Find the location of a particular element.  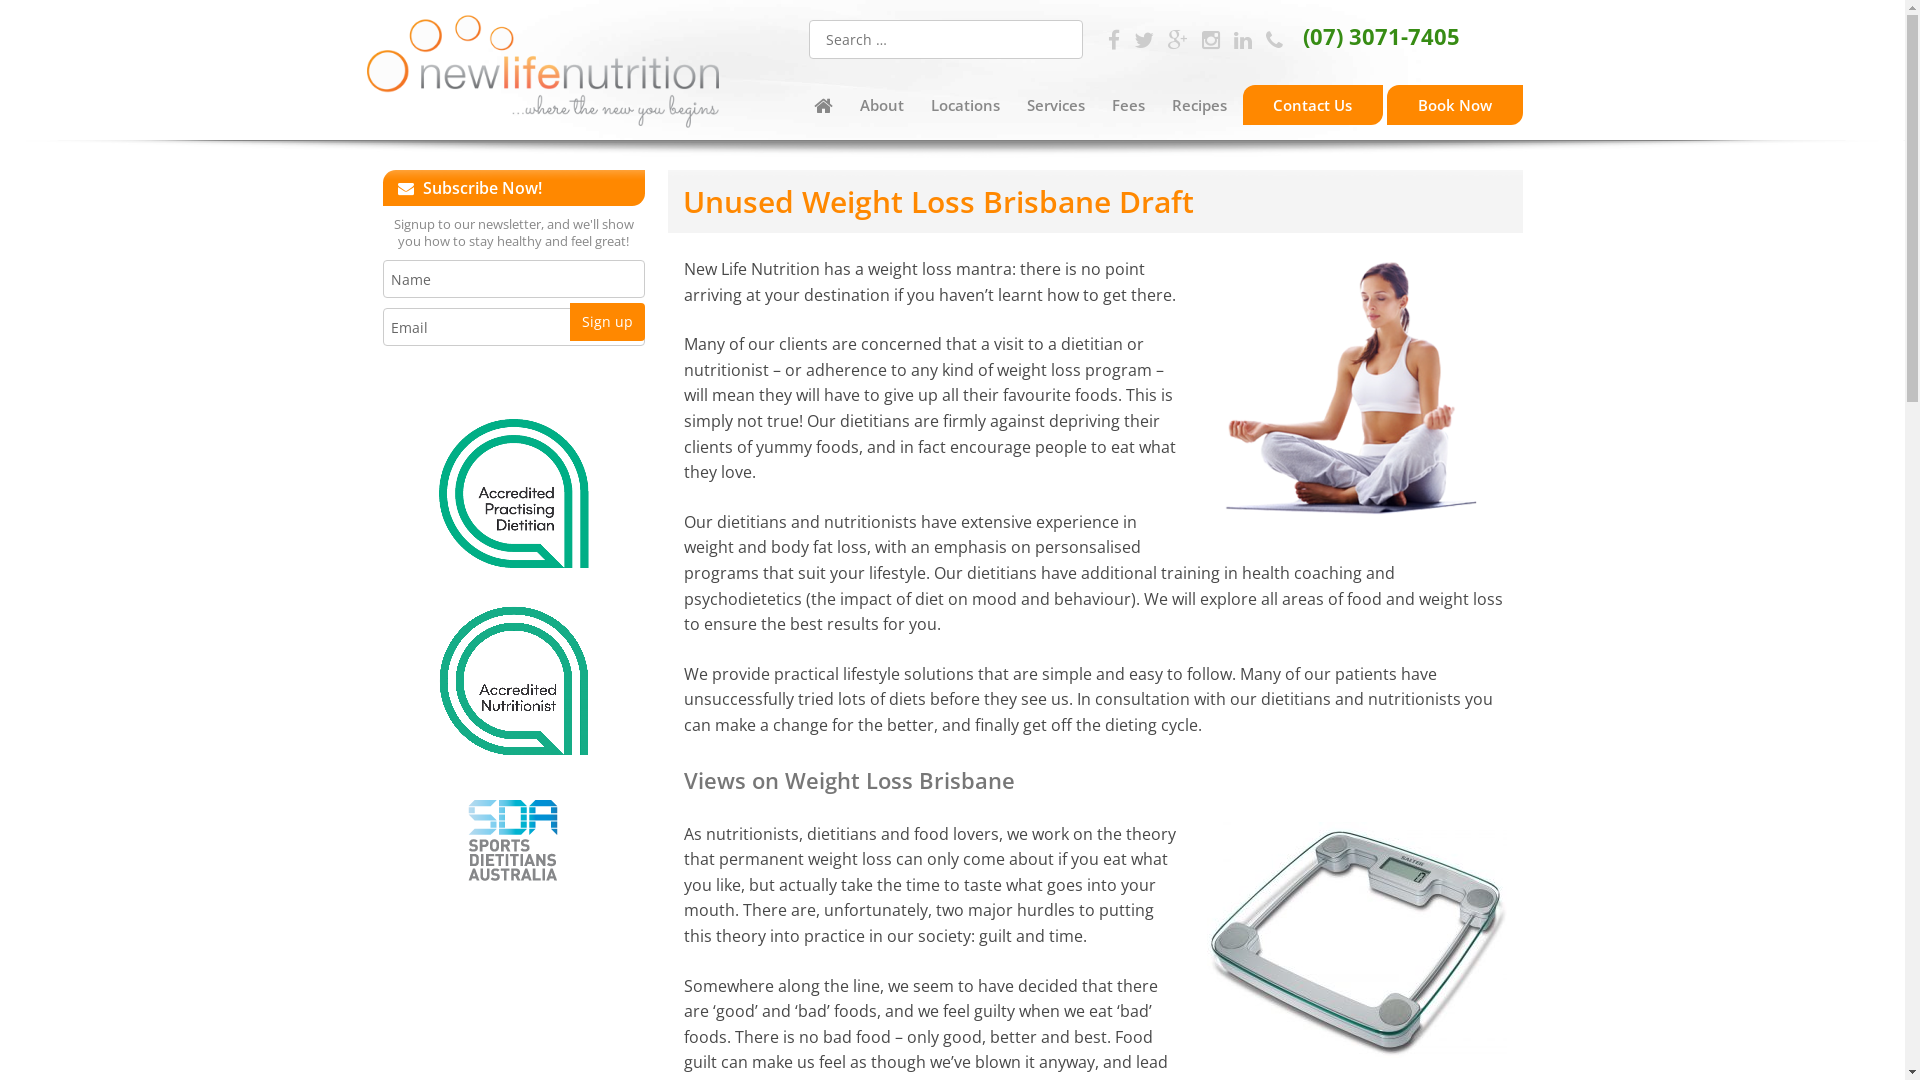

'Book Now' is located at coordinates (1454, 104).